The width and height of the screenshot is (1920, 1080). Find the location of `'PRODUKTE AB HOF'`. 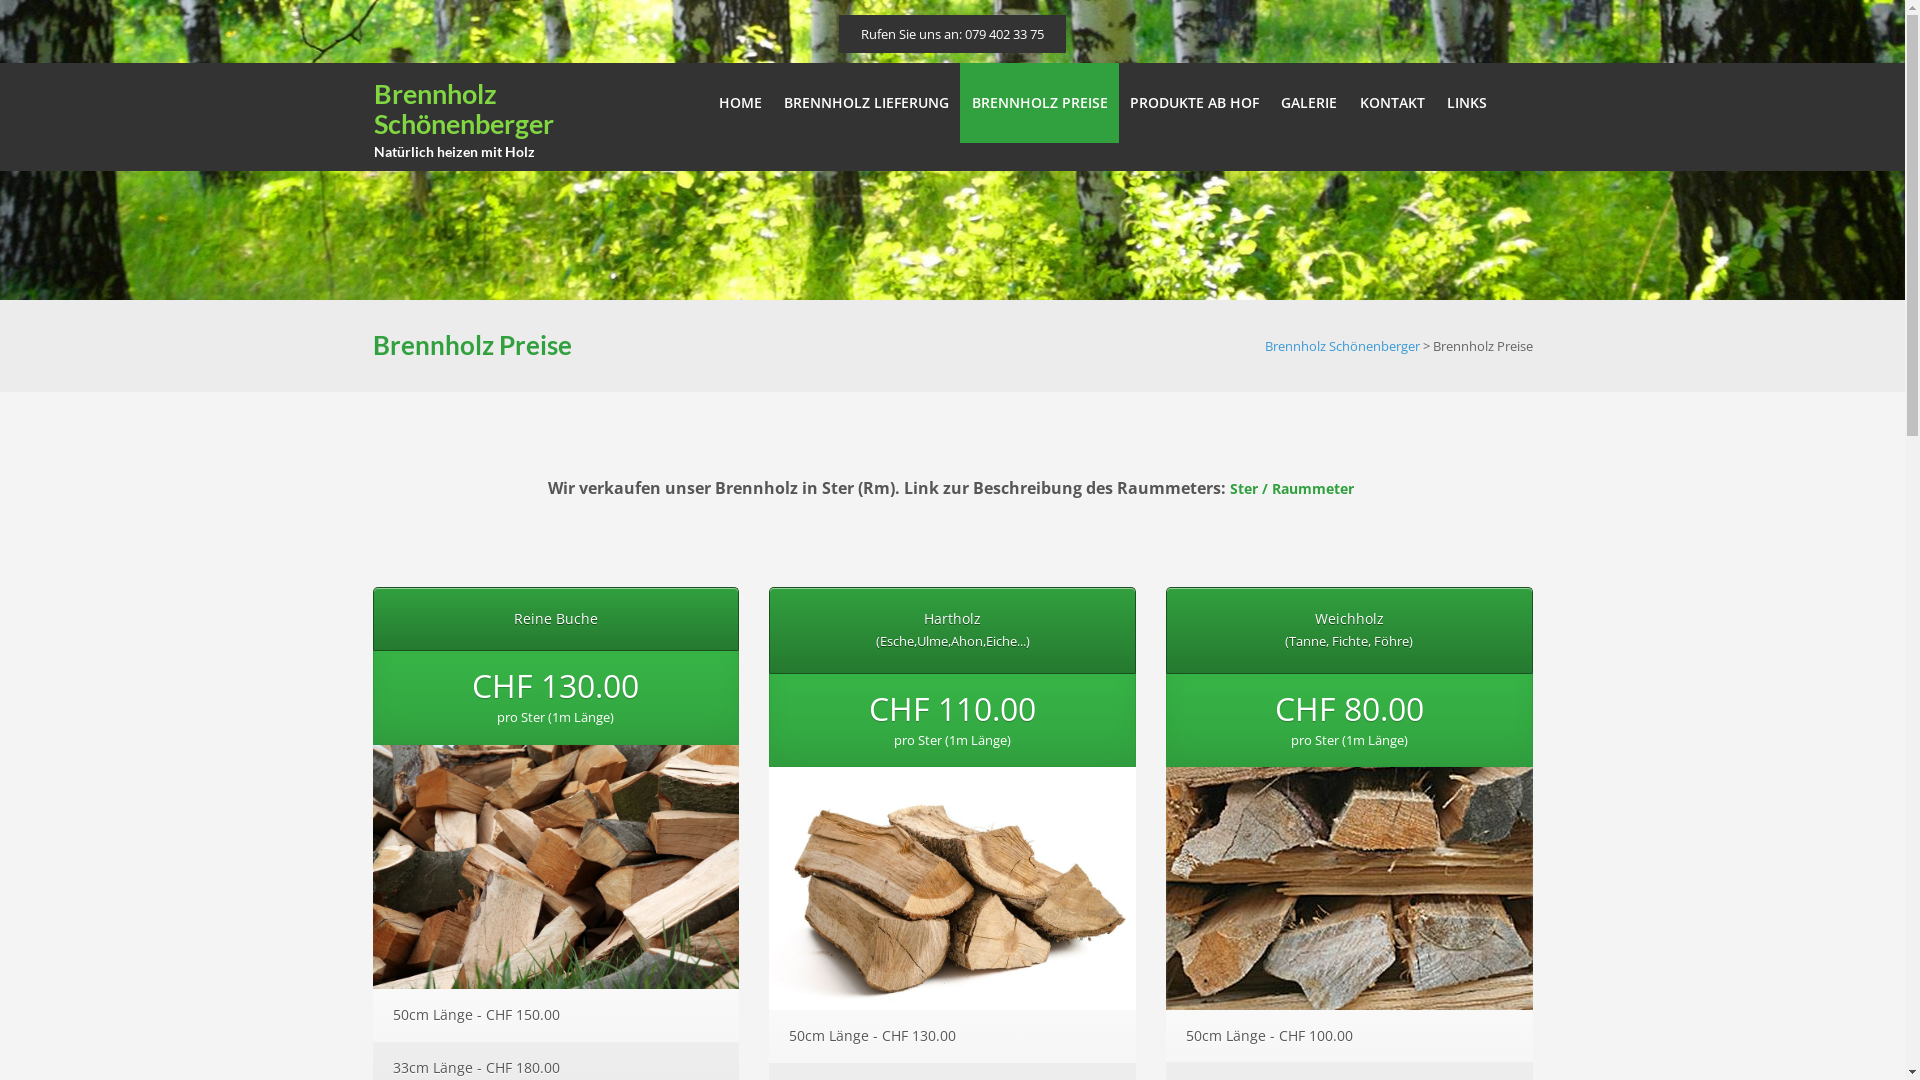

'PRODUKTE AB HOF' is located at coordinates (1117, 103).